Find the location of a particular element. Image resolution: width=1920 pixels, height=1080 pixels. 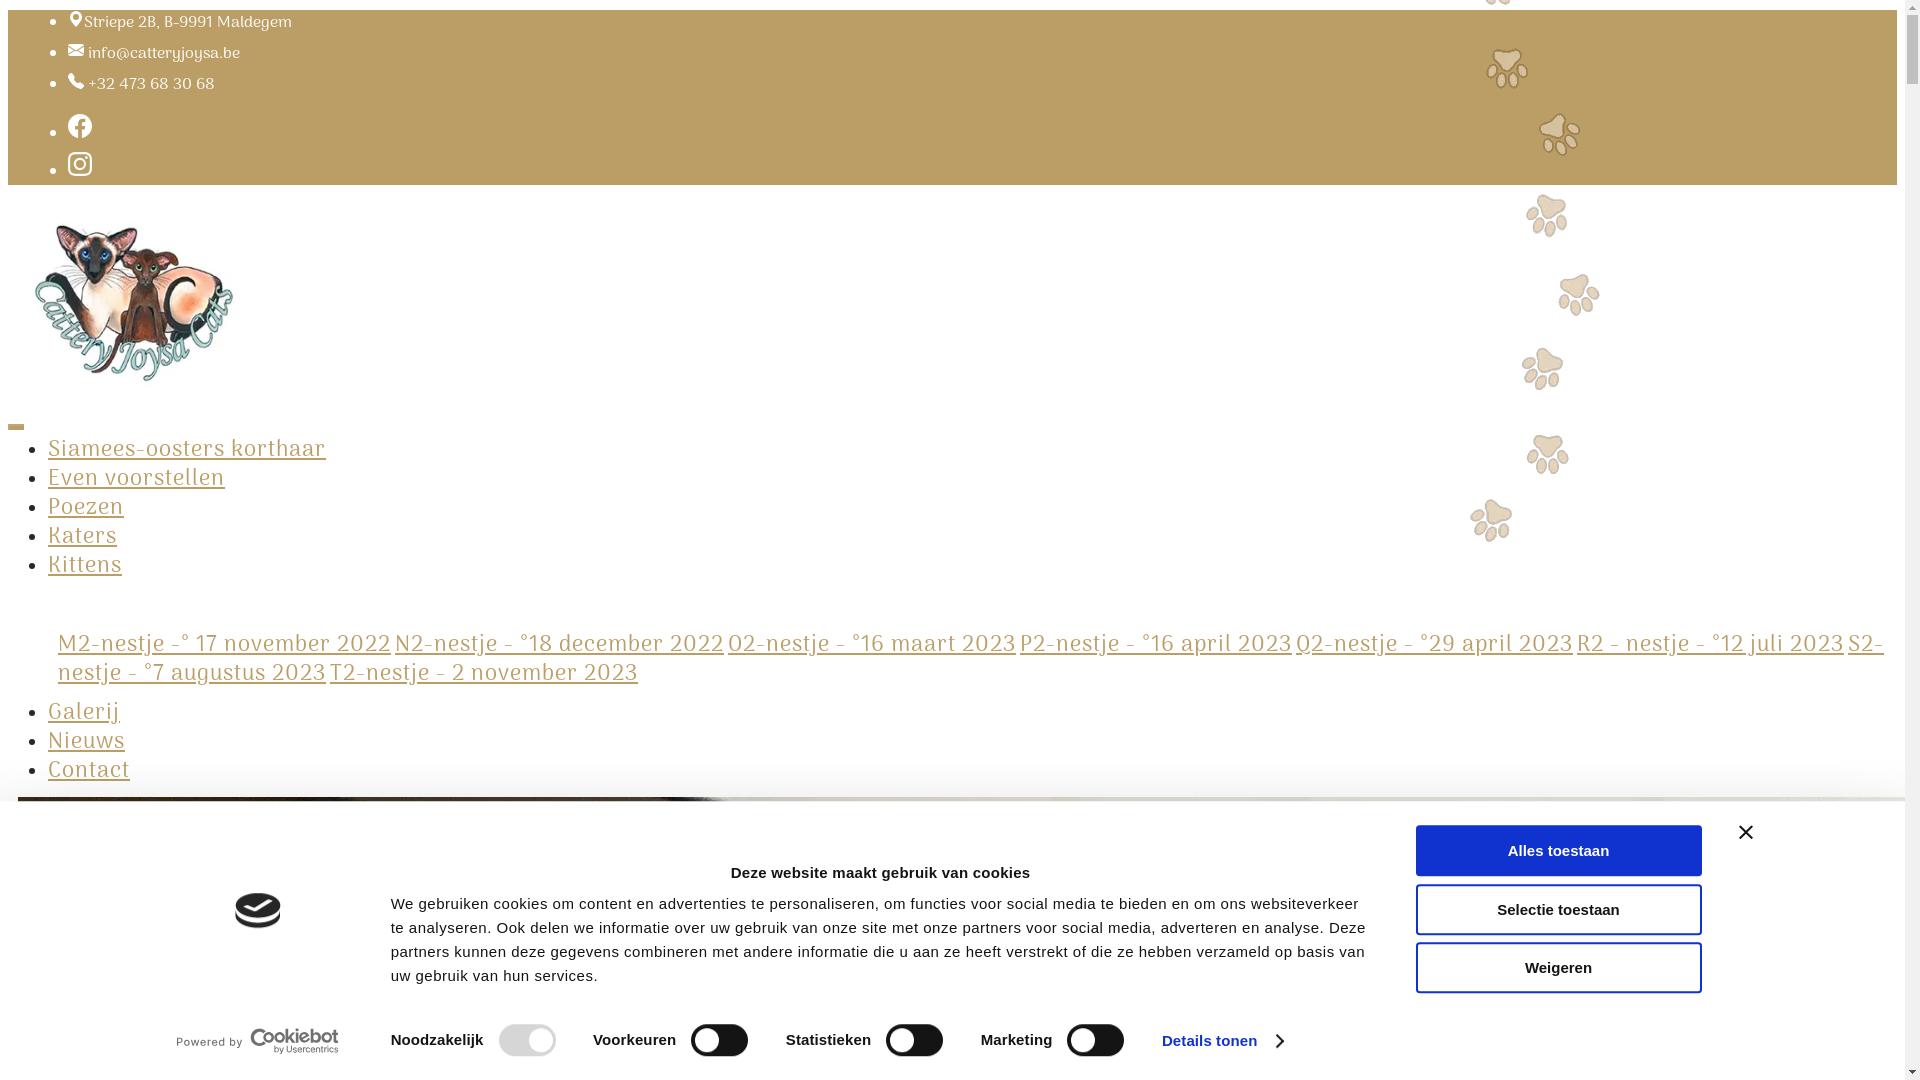

'Logo Cattery Joysa' is located at coordinates (132, 299).